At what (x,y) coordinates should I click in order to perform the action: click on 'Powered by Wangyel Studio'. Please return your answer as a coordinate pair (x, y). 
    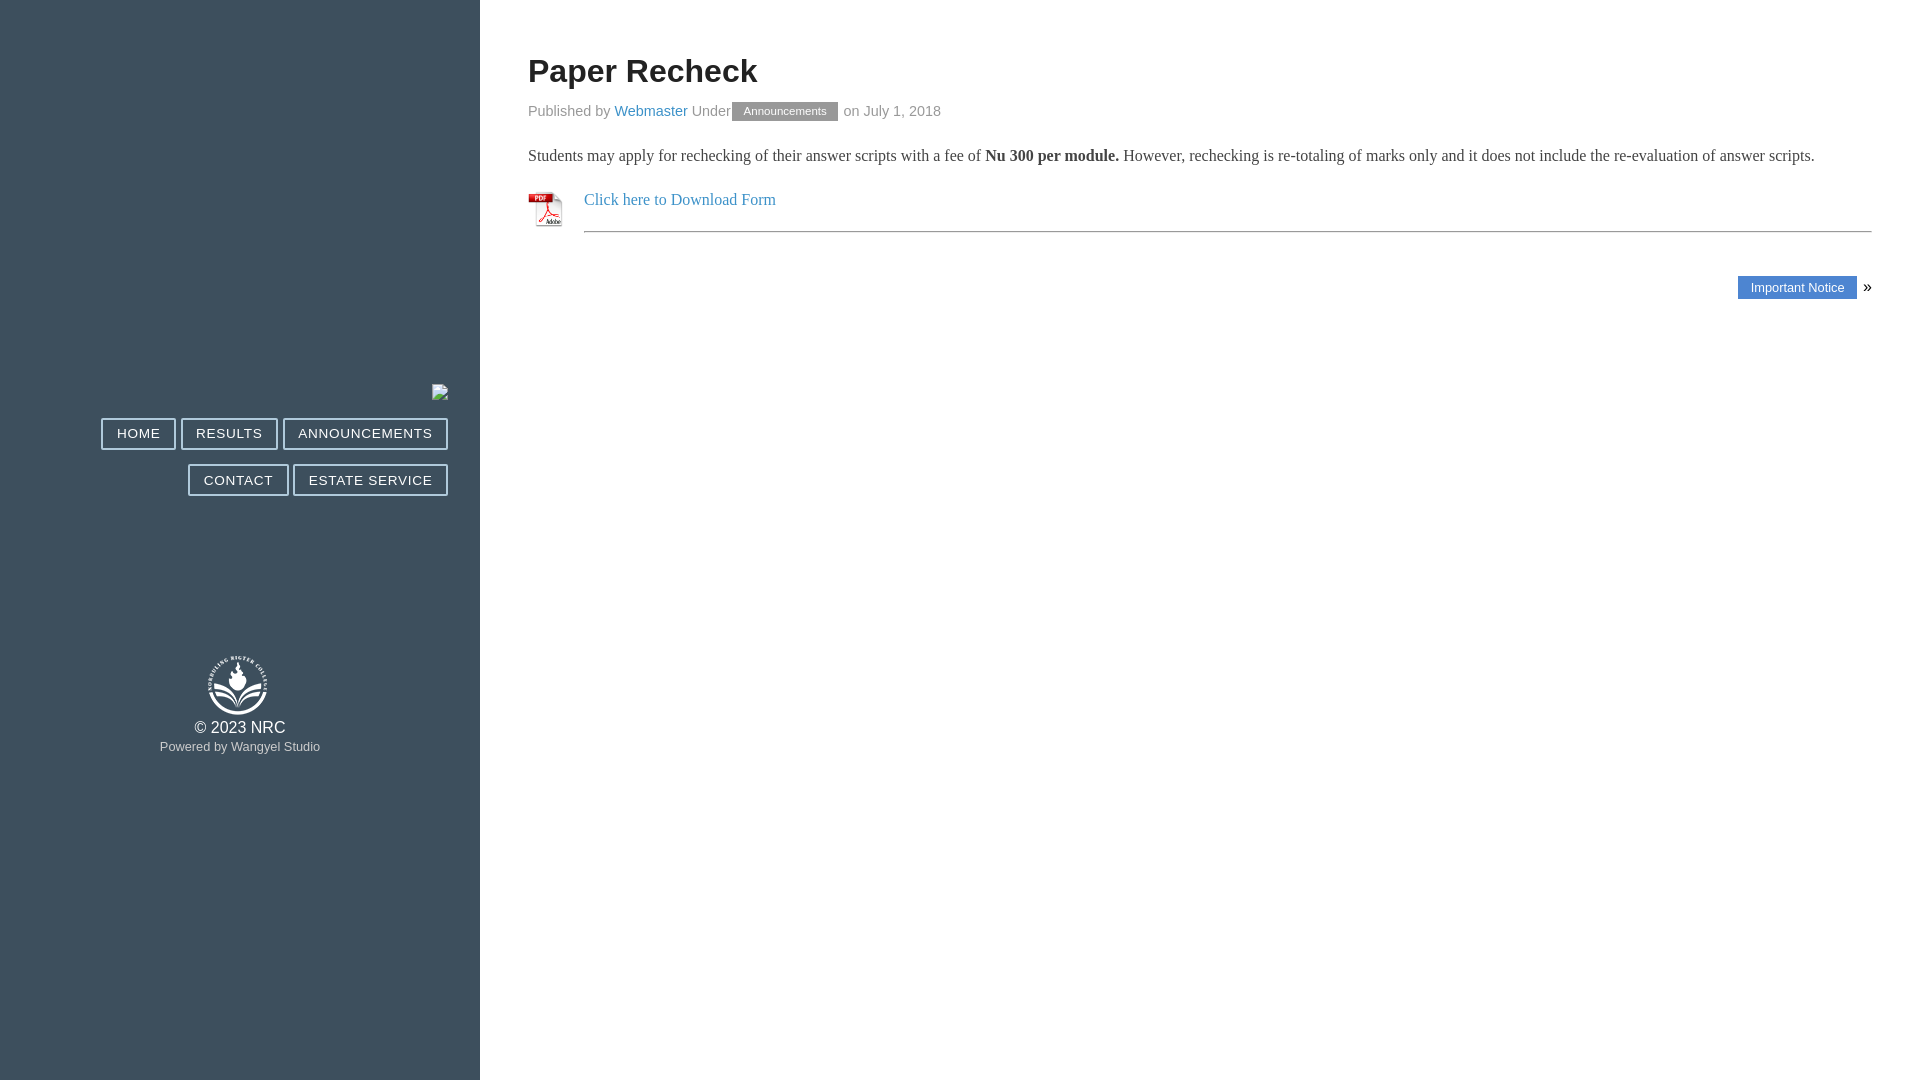
    Looking at the image, I should click on (240, 746).